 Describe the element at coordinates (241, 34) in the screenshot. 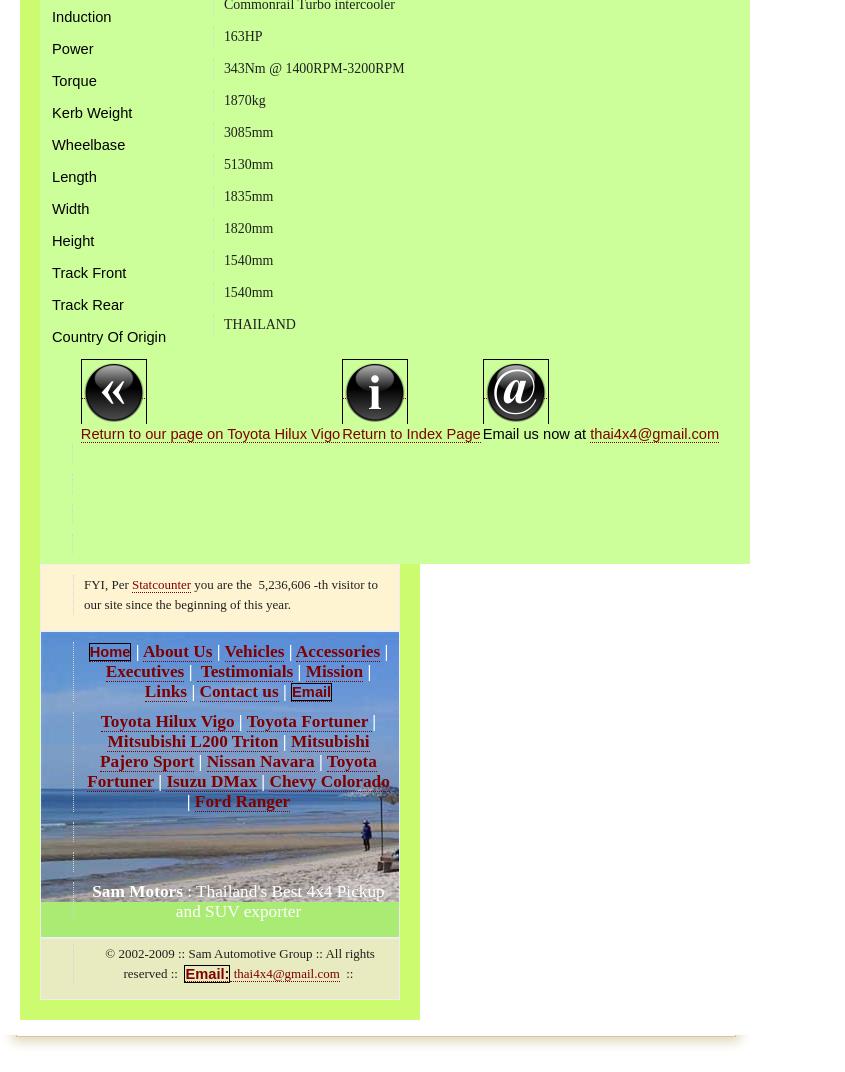

I see `'163HP'` at that location.